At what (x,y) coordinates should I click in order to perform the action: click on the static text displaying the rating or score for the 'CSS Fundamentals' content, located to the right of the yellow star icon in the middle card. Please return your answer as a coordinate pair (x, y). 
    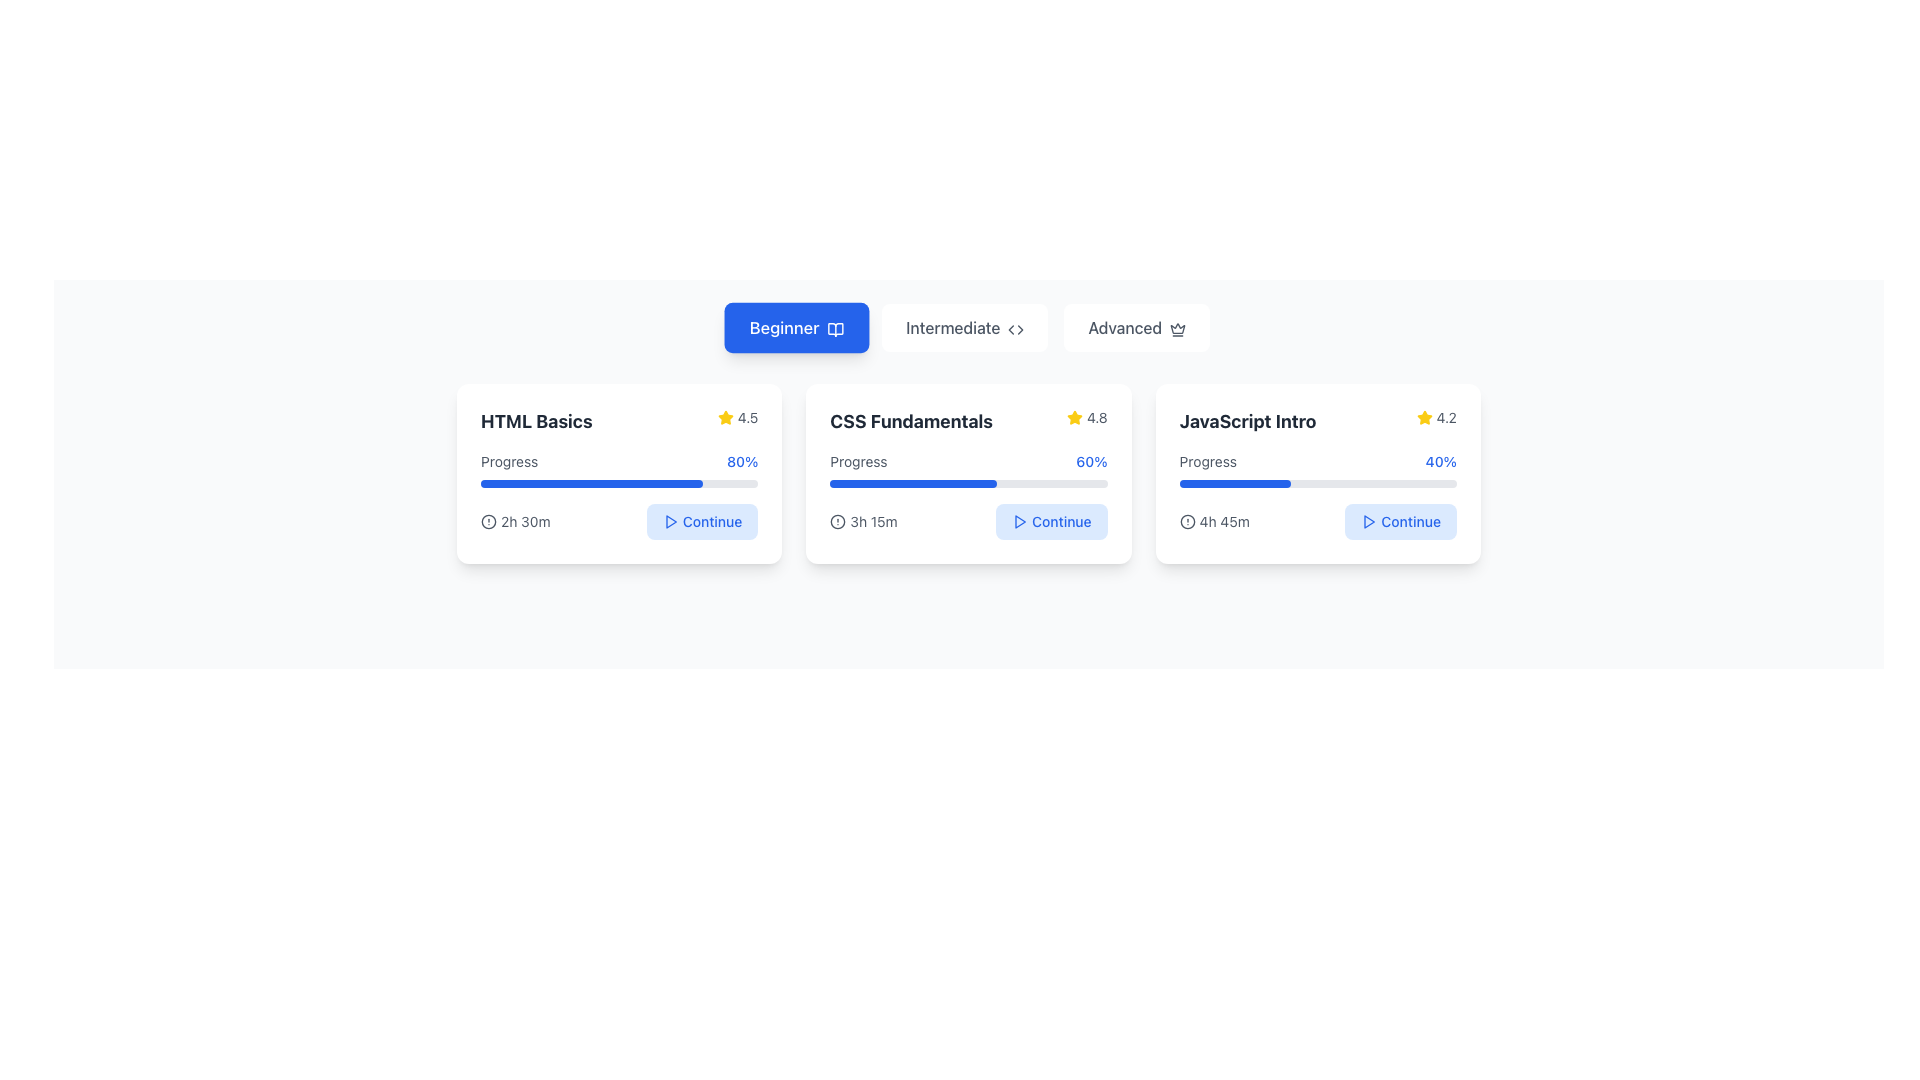
    Looking at the image, I should click on (1096, 416).